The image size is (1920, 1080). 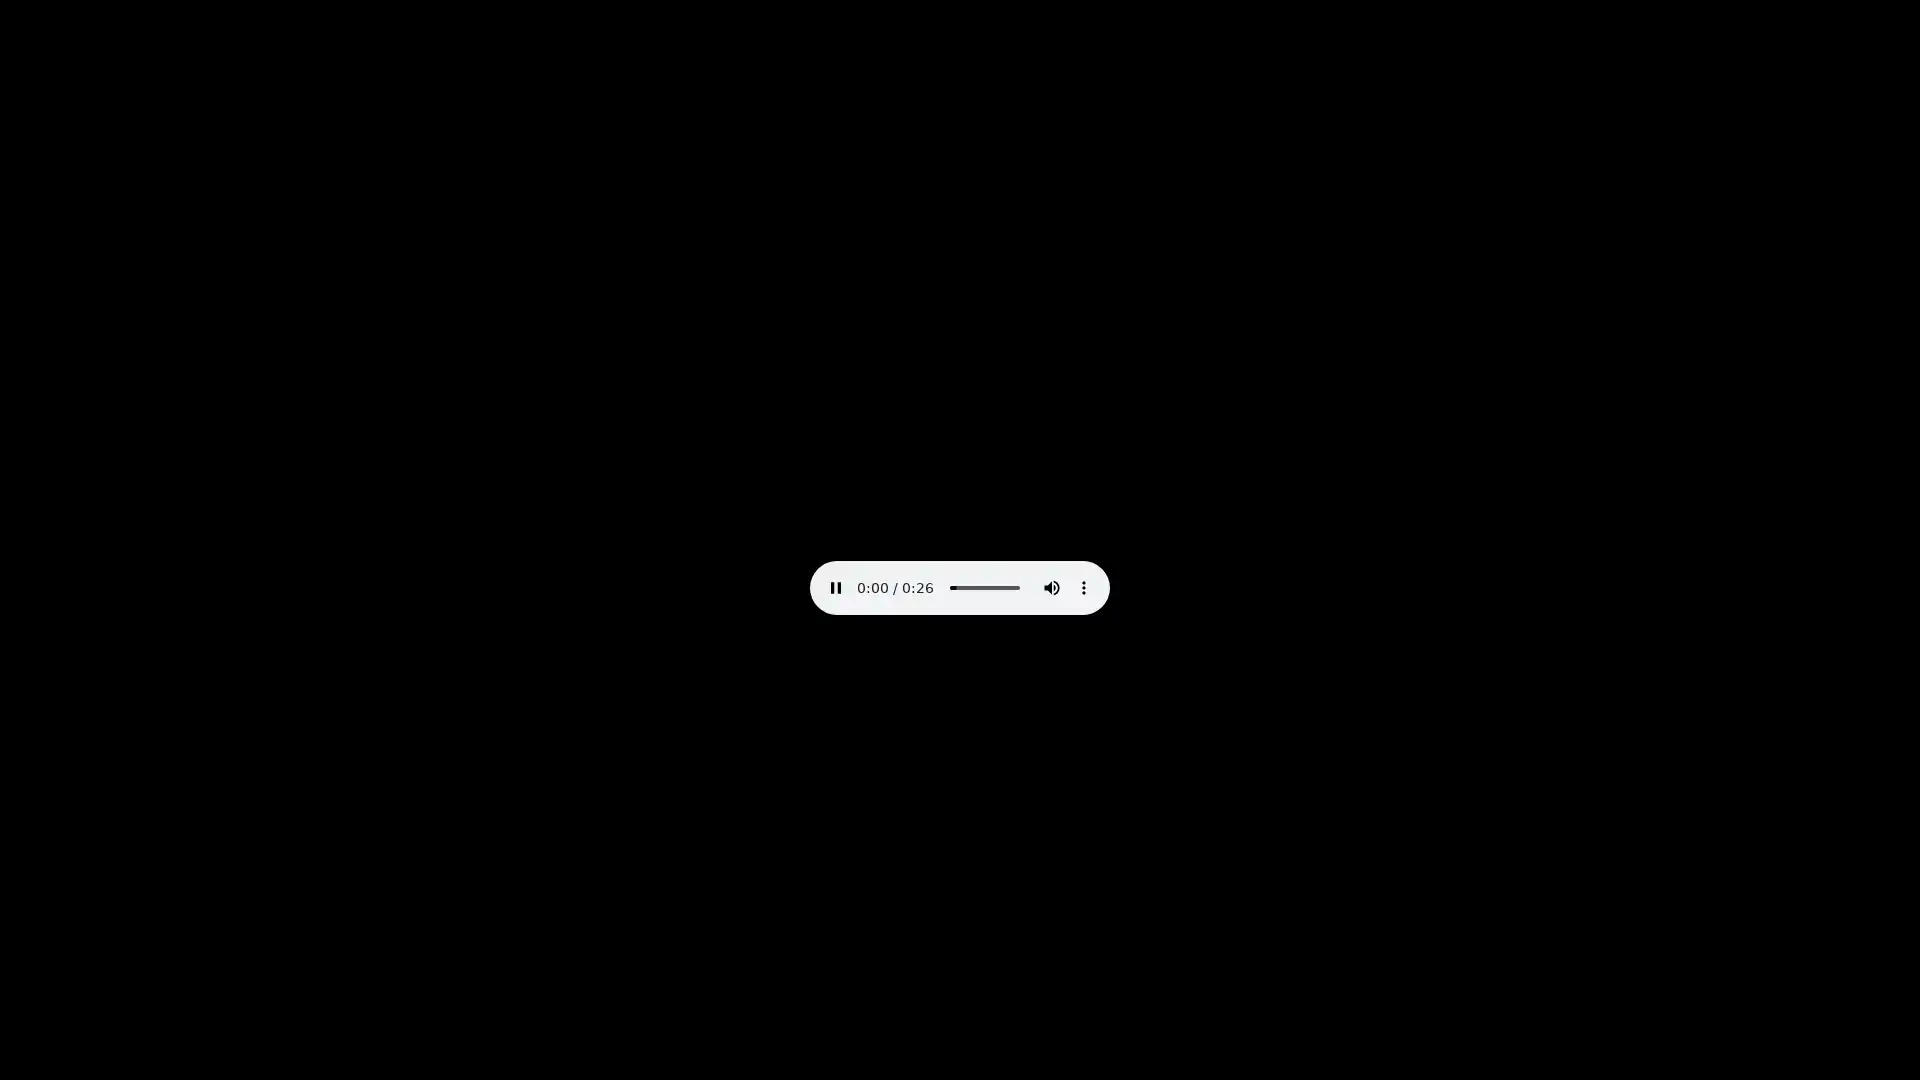 I want to click on pause, so click(x=835, y=586).